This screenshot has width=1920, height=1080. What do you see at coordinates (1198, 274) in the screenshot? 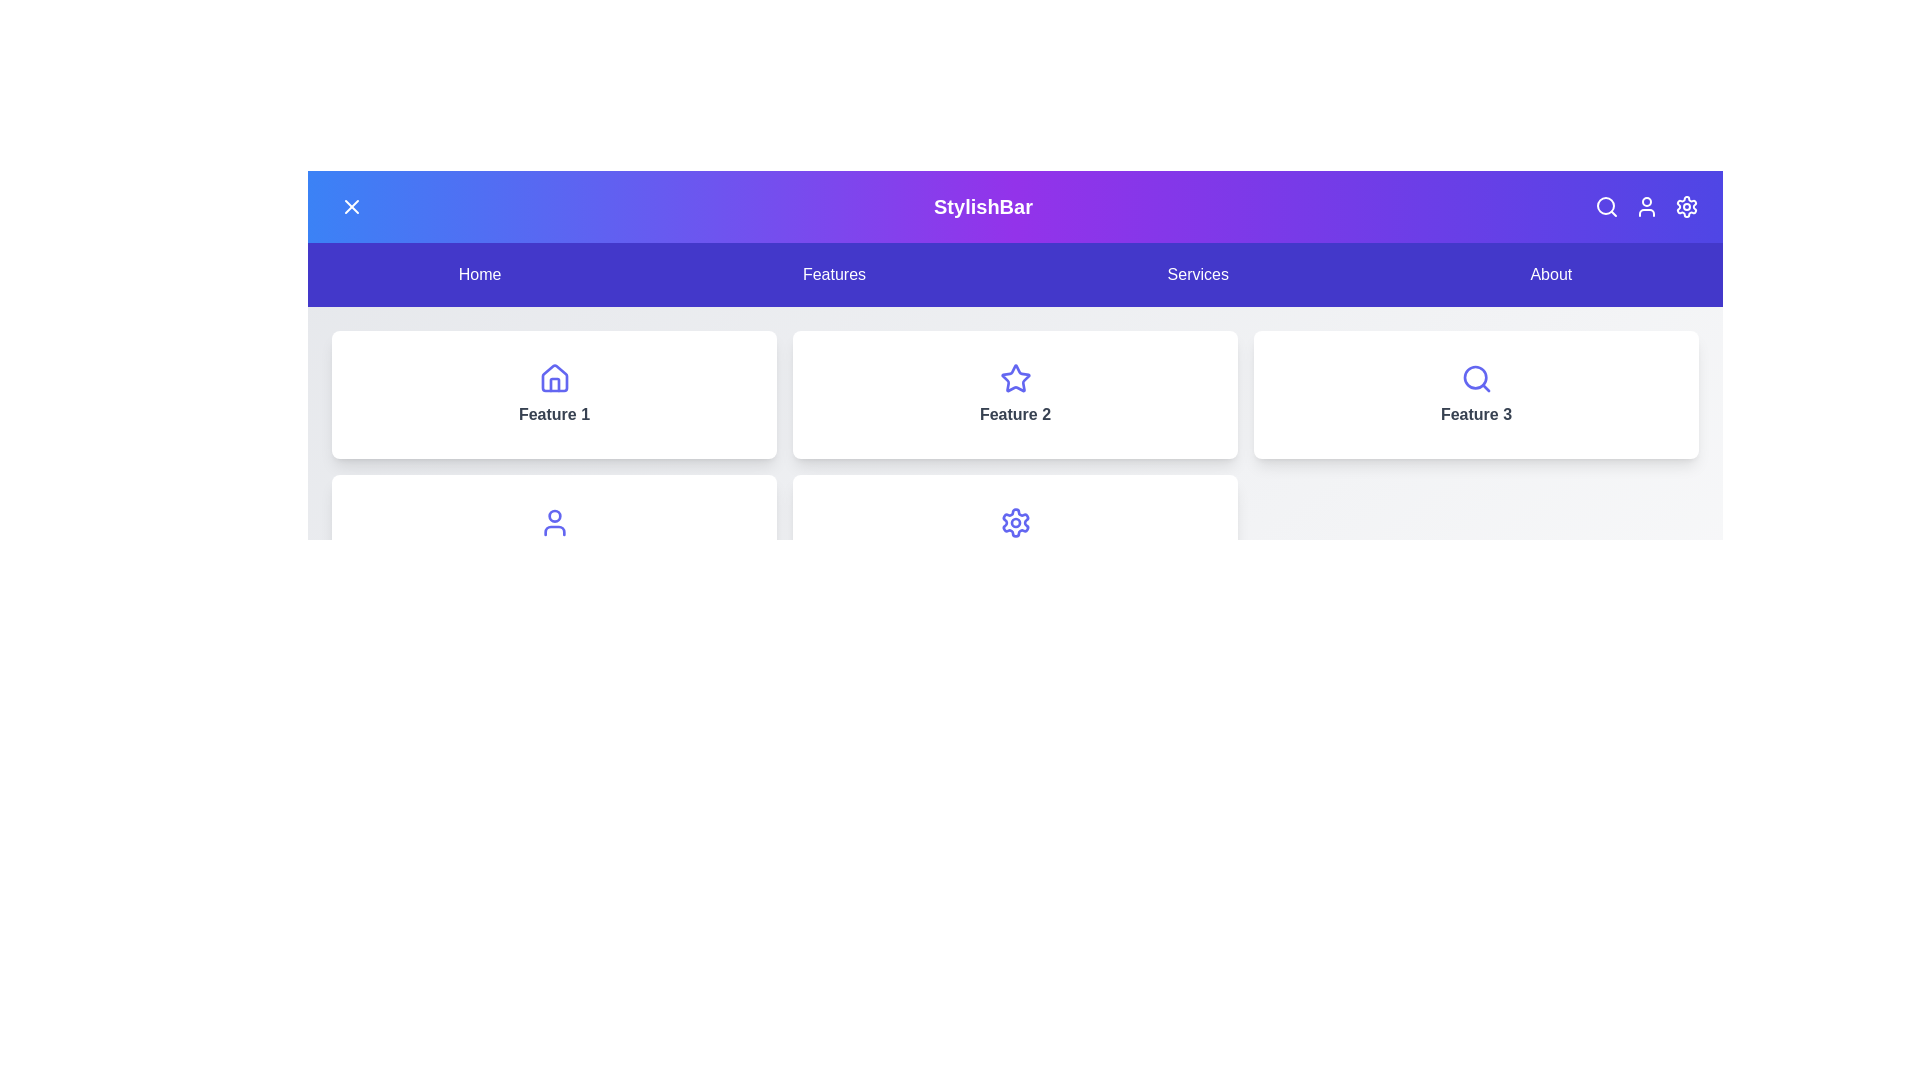
I see `the navigation link labeled Services` at bounding box center [1198, 274].